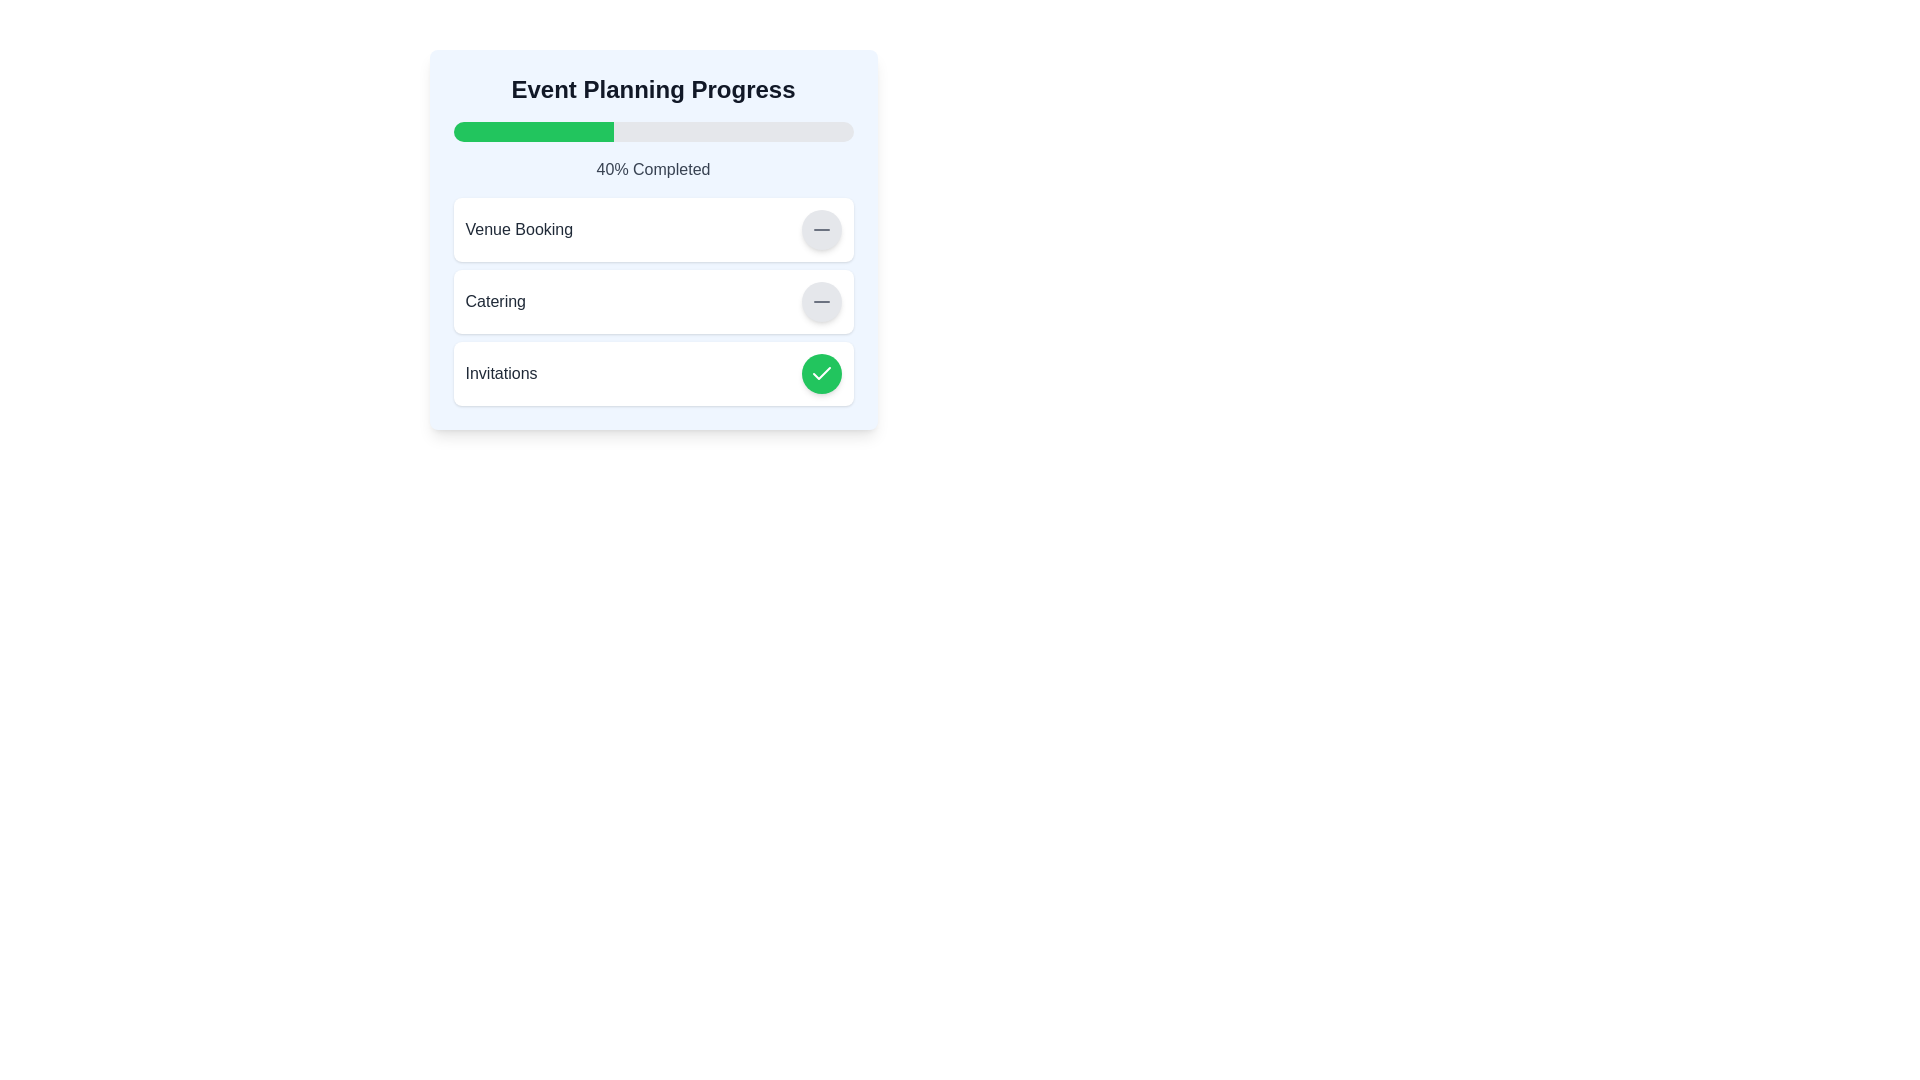 This screenshot has height=1080, width=1920. I want to click on the white checkmark icon within the green circular background located in the third task row labeled 'Invitations', so click(821, 374).